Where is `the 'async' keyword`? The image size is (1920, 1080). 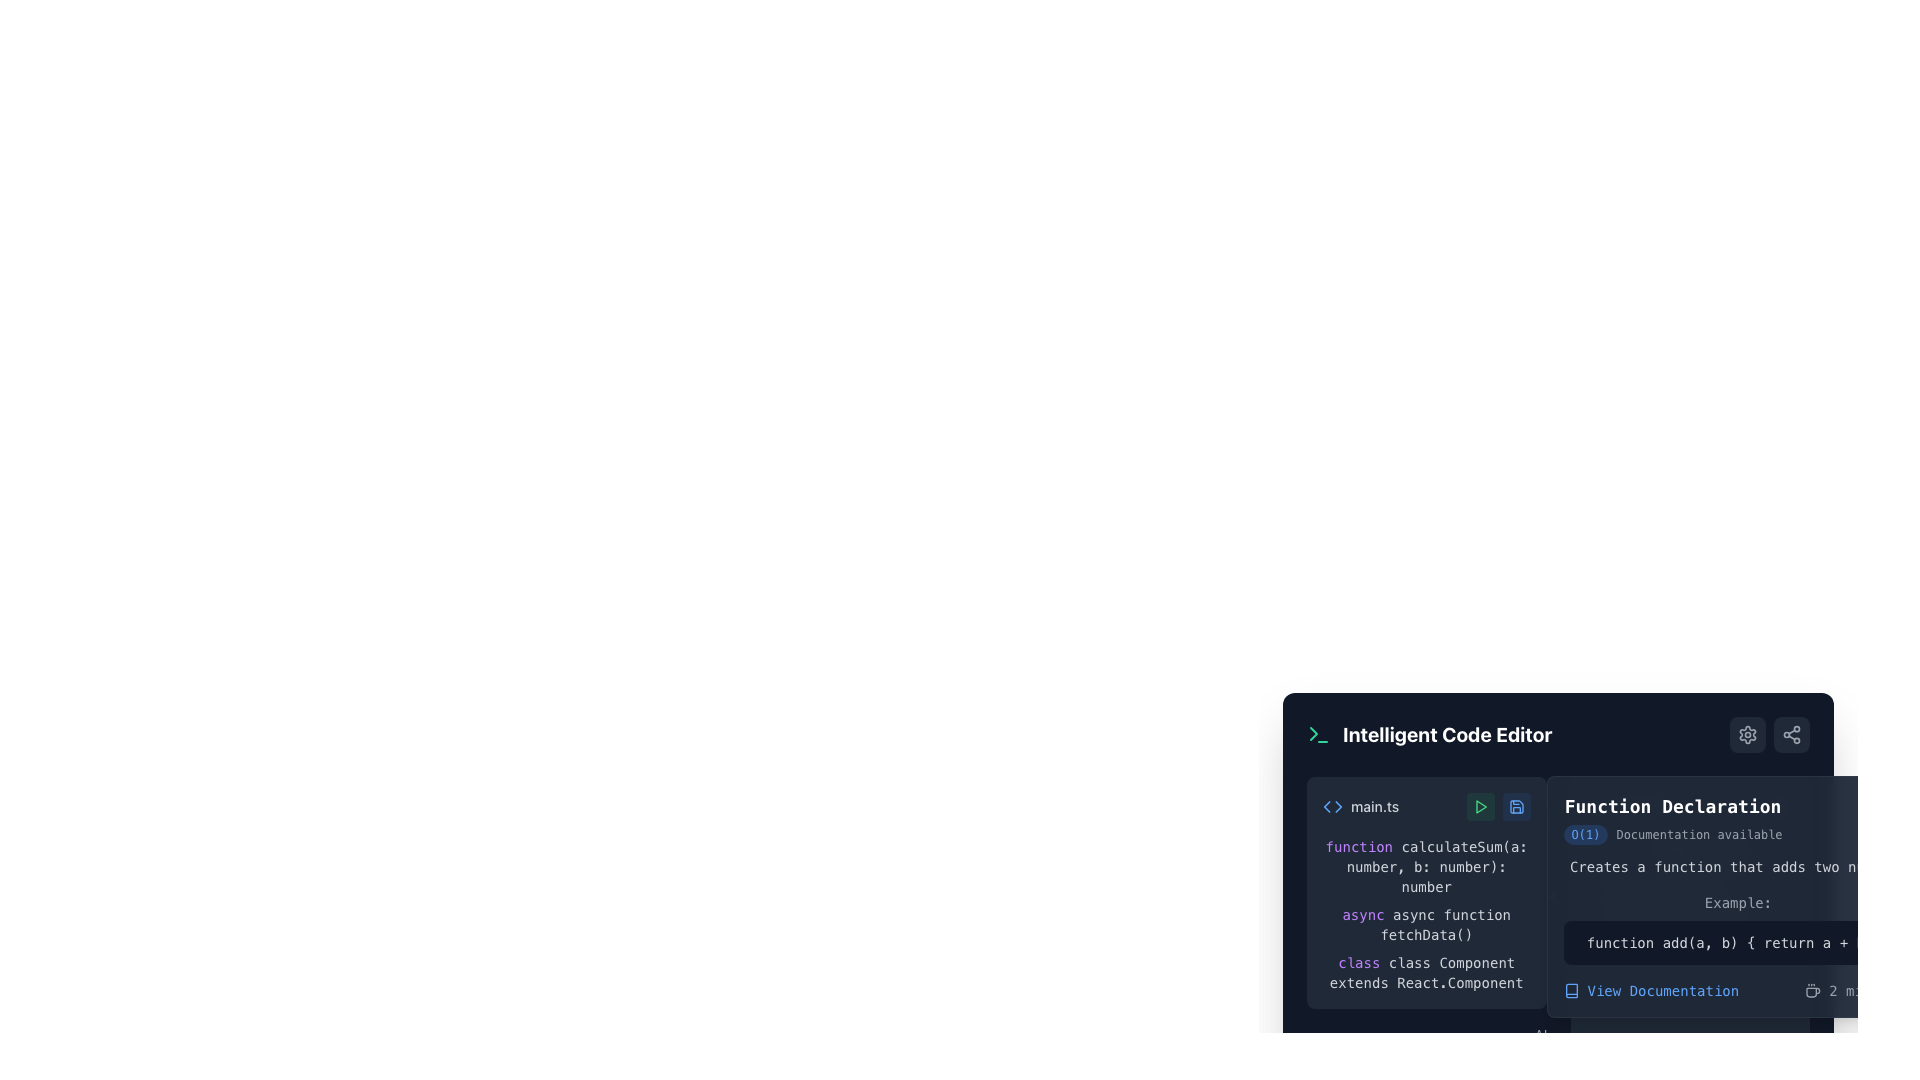
the 'async' keyword is located at coordinates (1362, 914).